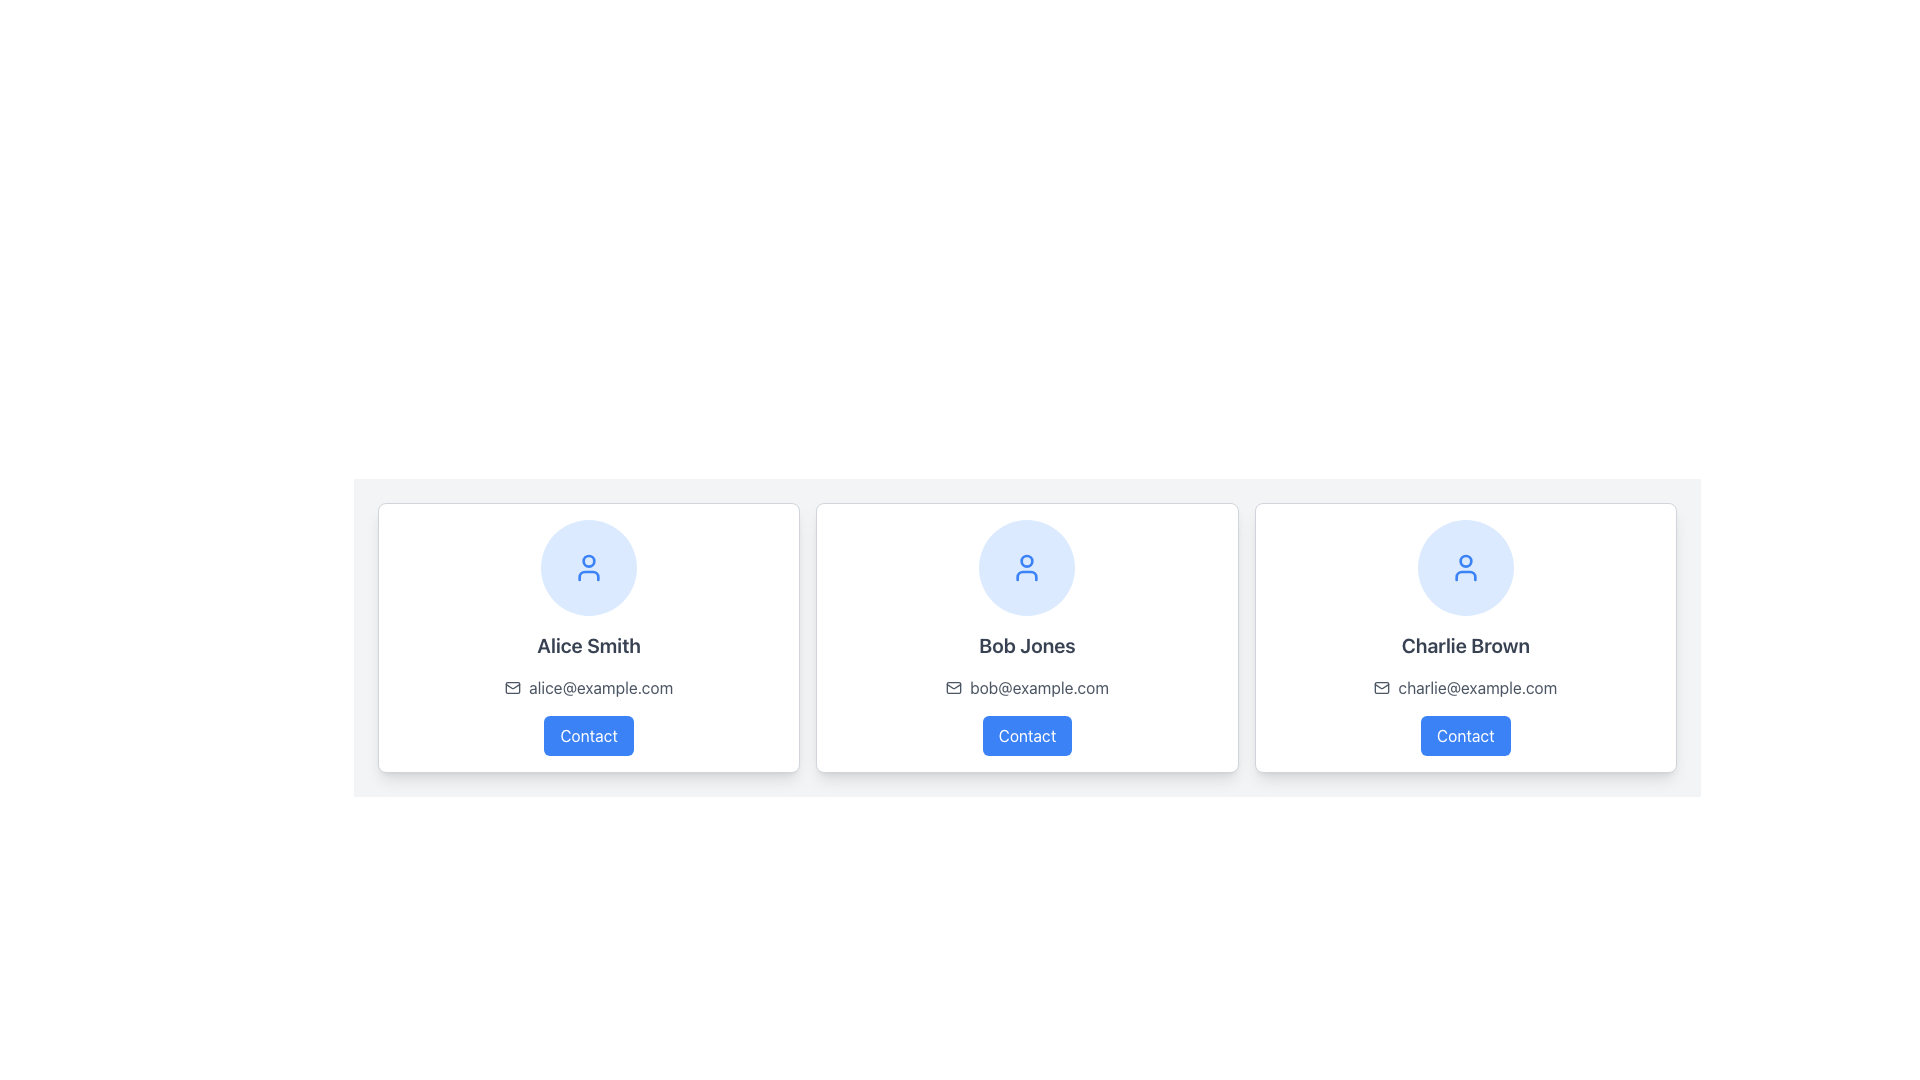 The height and width of the screenshot is (1080, 1920). What do you see at coordinates (953, 686) in the screenshot?
I see `the envelope icon associated with the user 'Bob Jones', which is located adjacent to the email text 'bob@example.com'` at bounding box center [953, 686].